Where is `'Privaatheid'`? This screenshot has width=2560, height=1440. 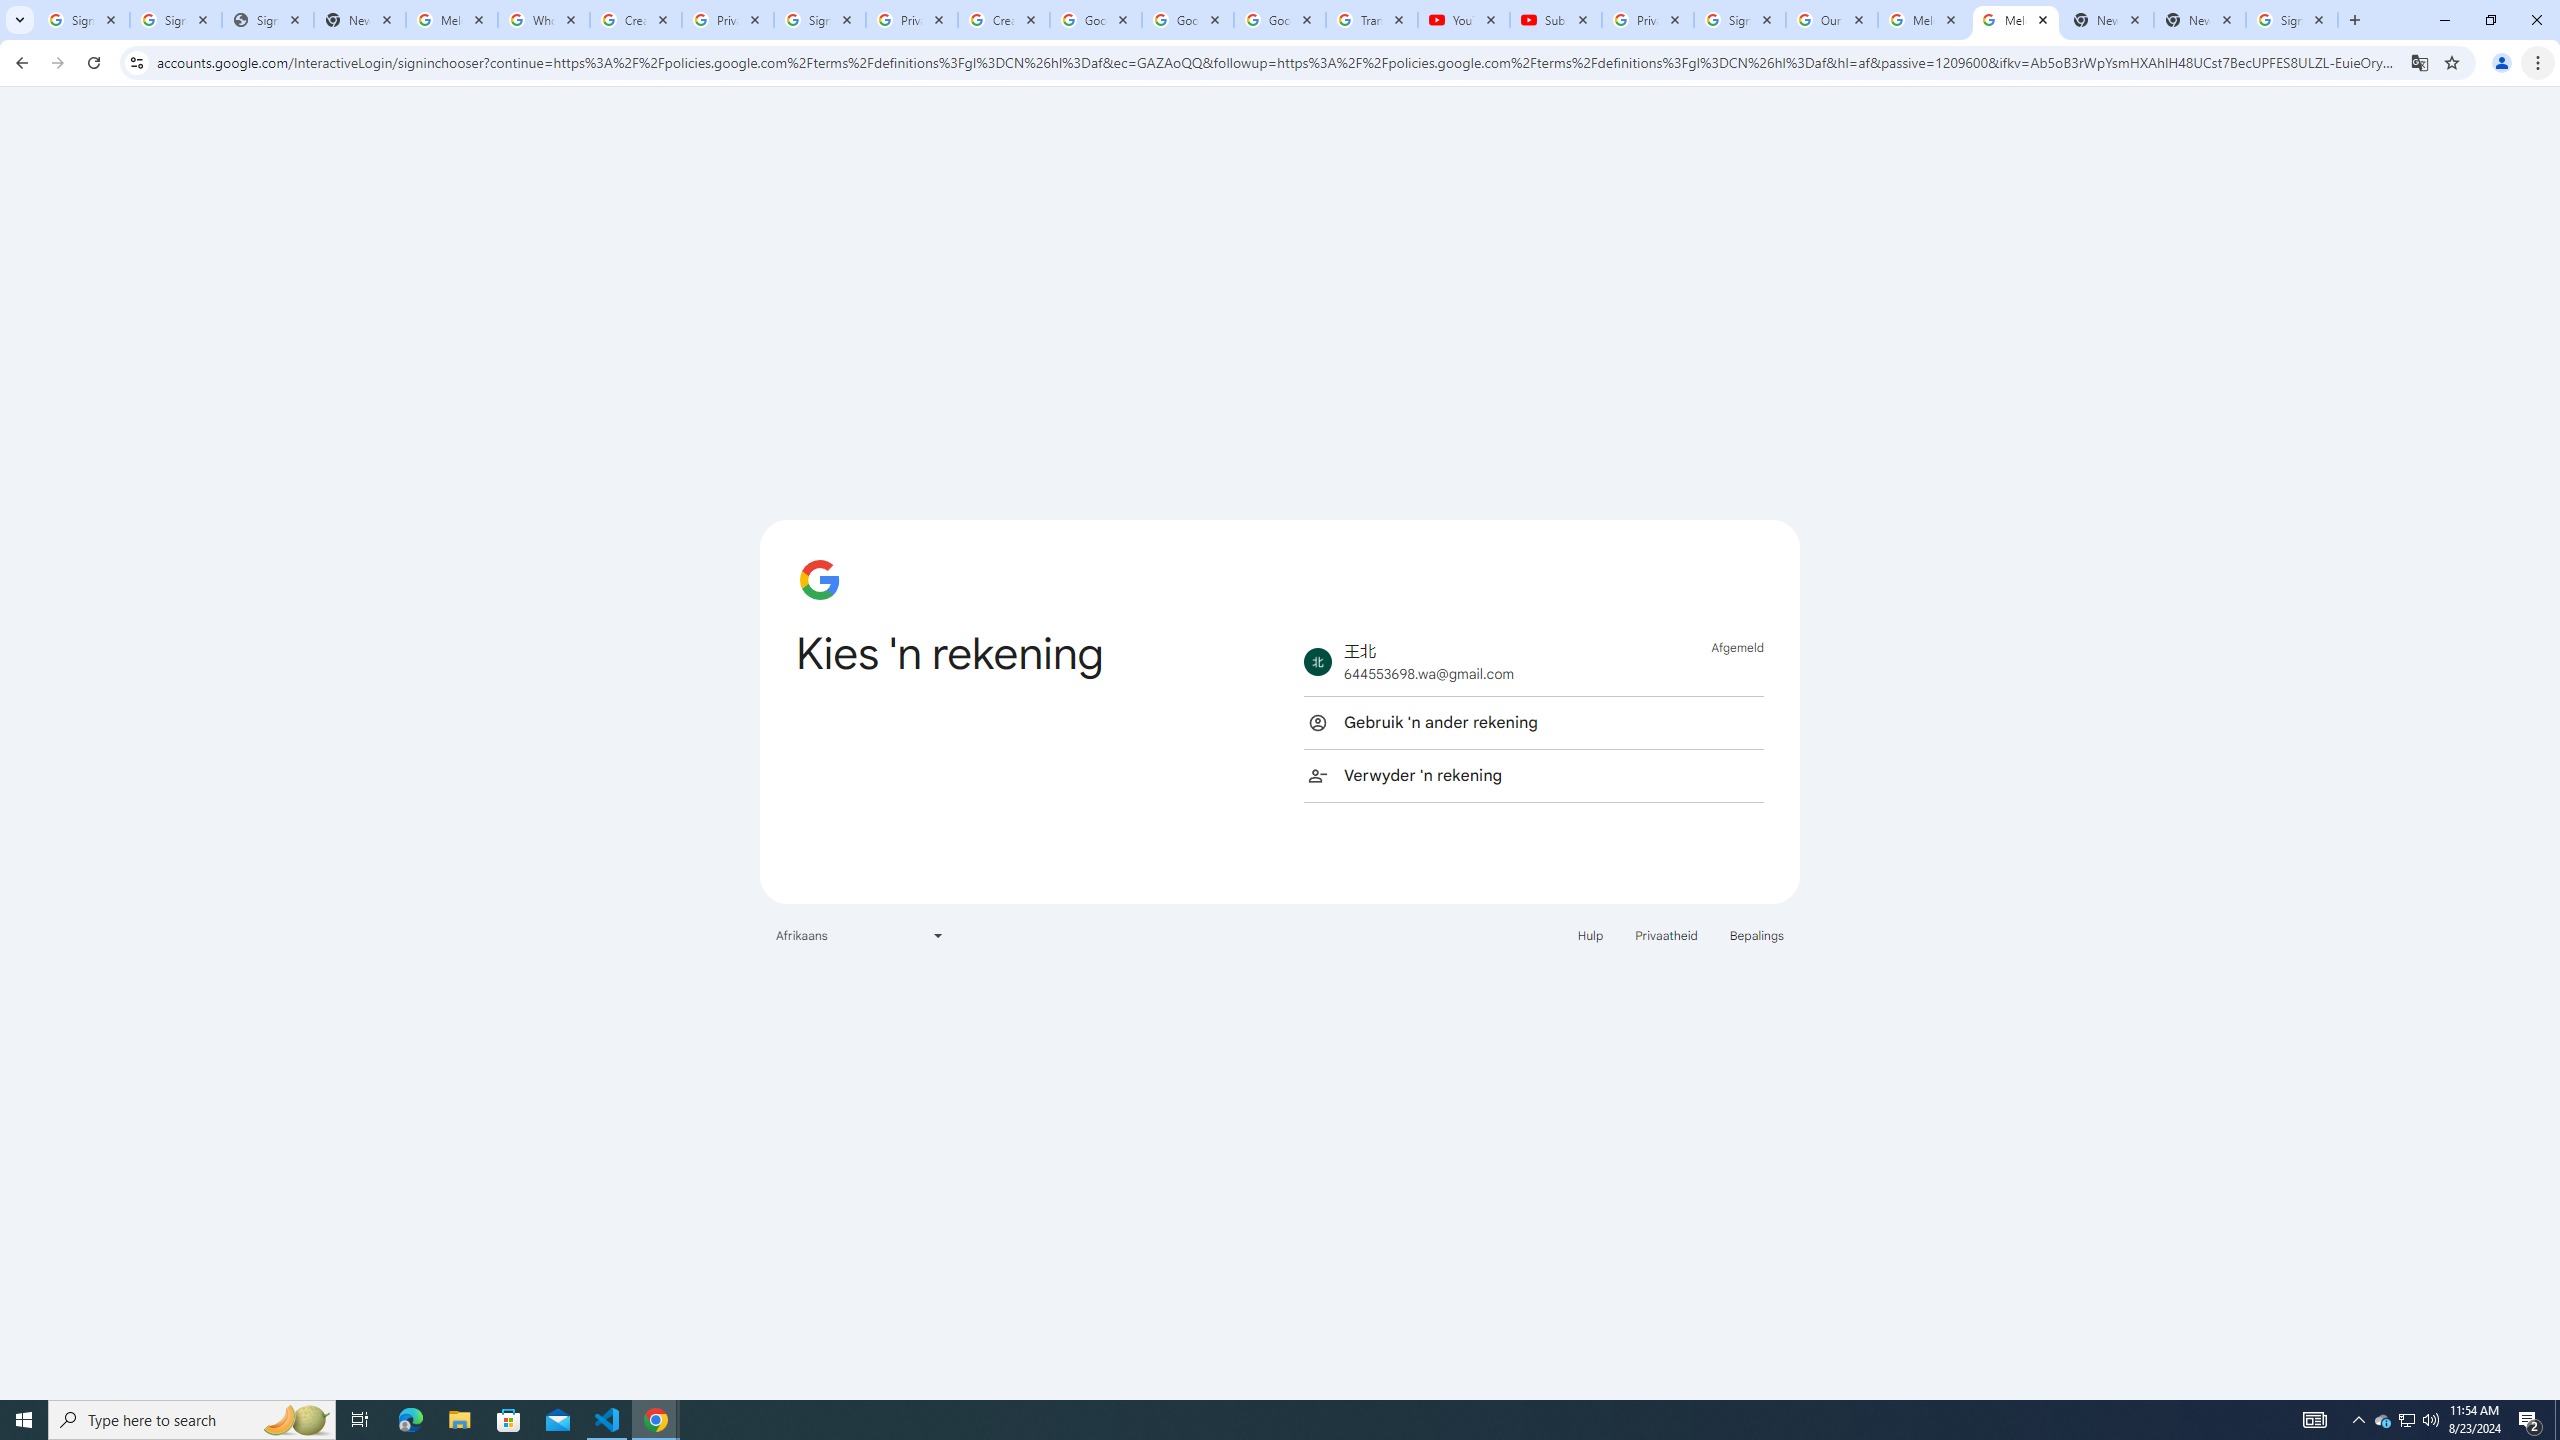
'Privaatheid' is located at coordinates (1666, 934).